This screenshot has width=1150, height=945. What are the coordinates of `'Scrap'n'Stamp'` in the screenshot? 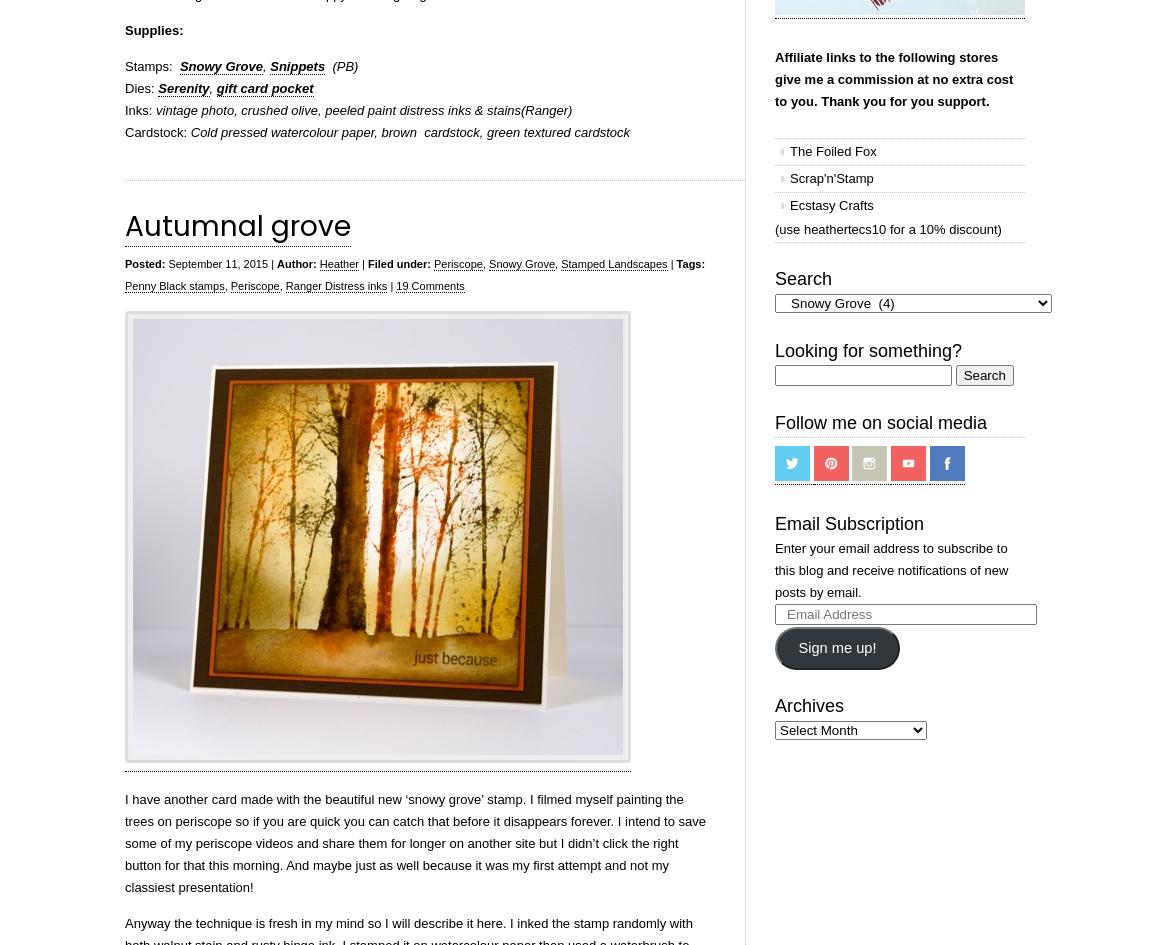 It's located at (830, 178).